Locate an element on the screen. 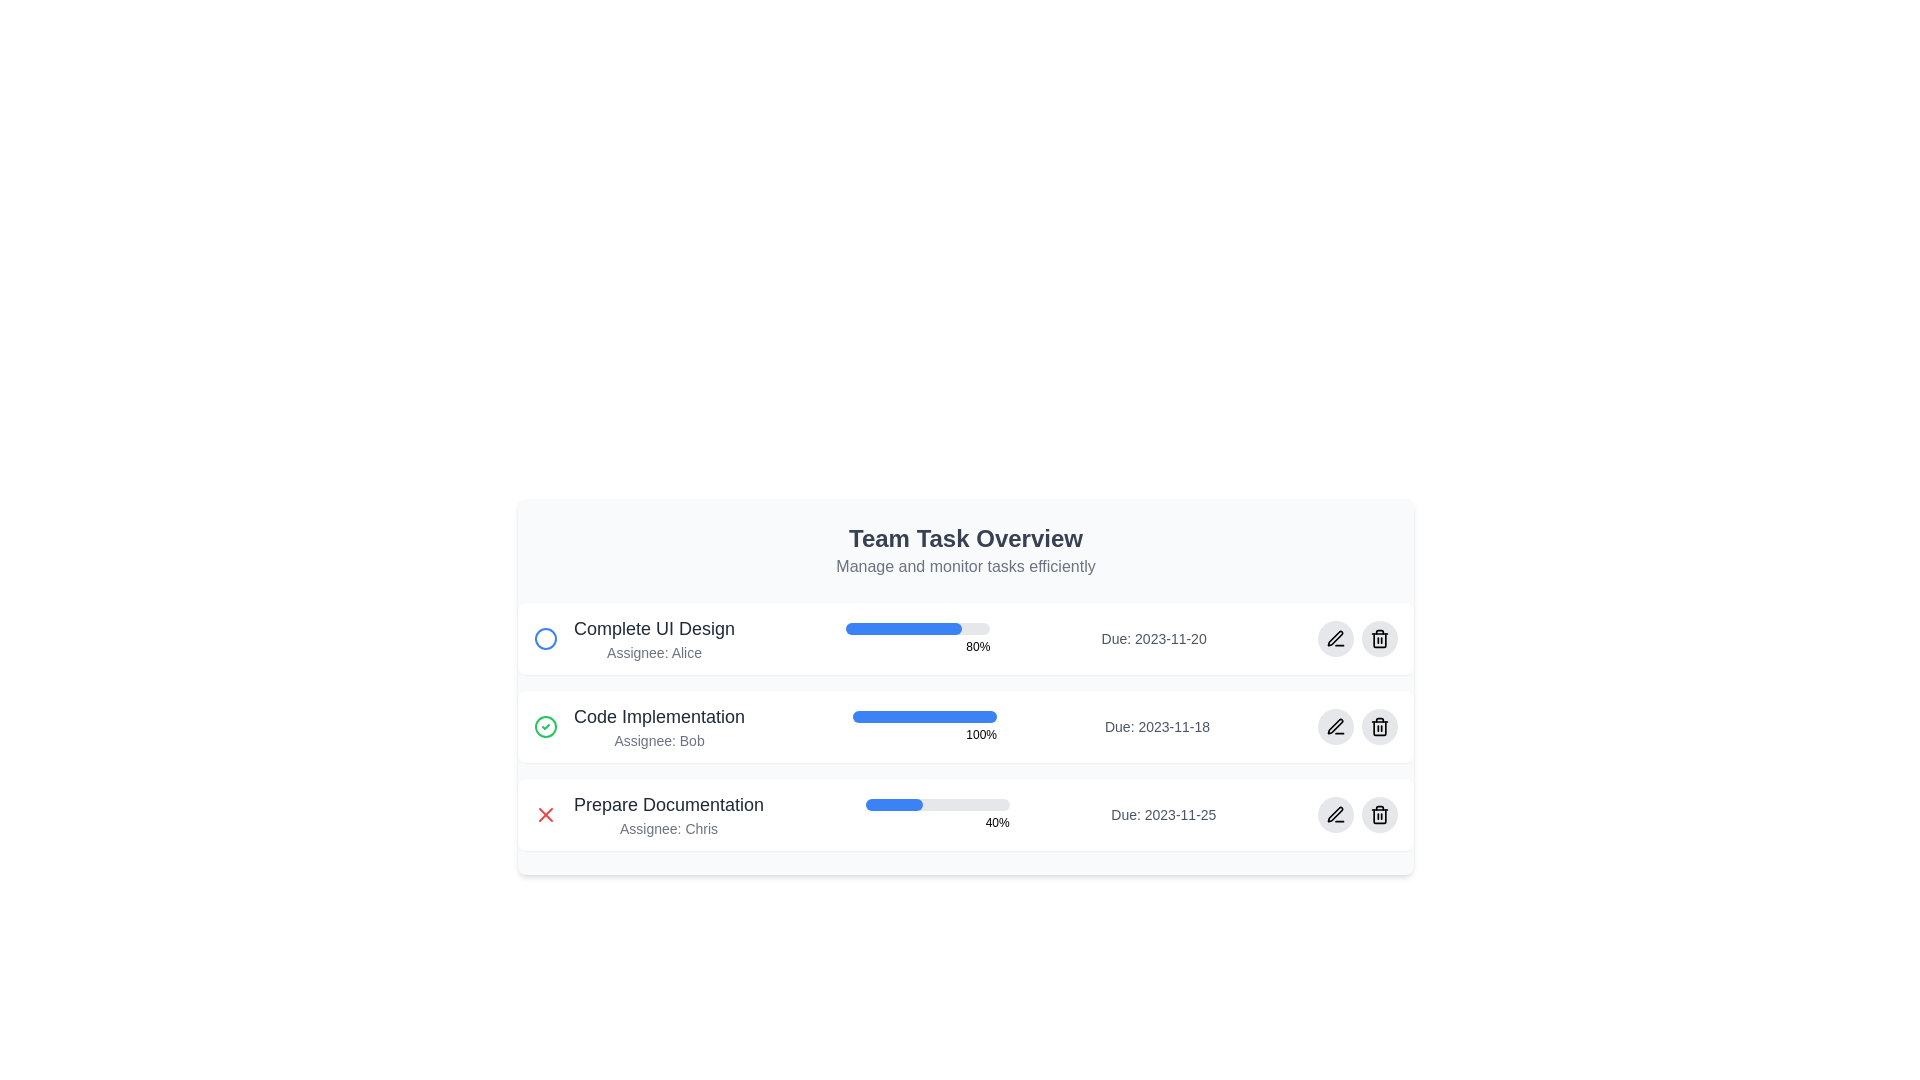 The image size is (1920, 1080). the text label that displays the assigned team member for the task, located beneath 'Complete UI Design' in the task grouping is located at coordinates (654, 652).